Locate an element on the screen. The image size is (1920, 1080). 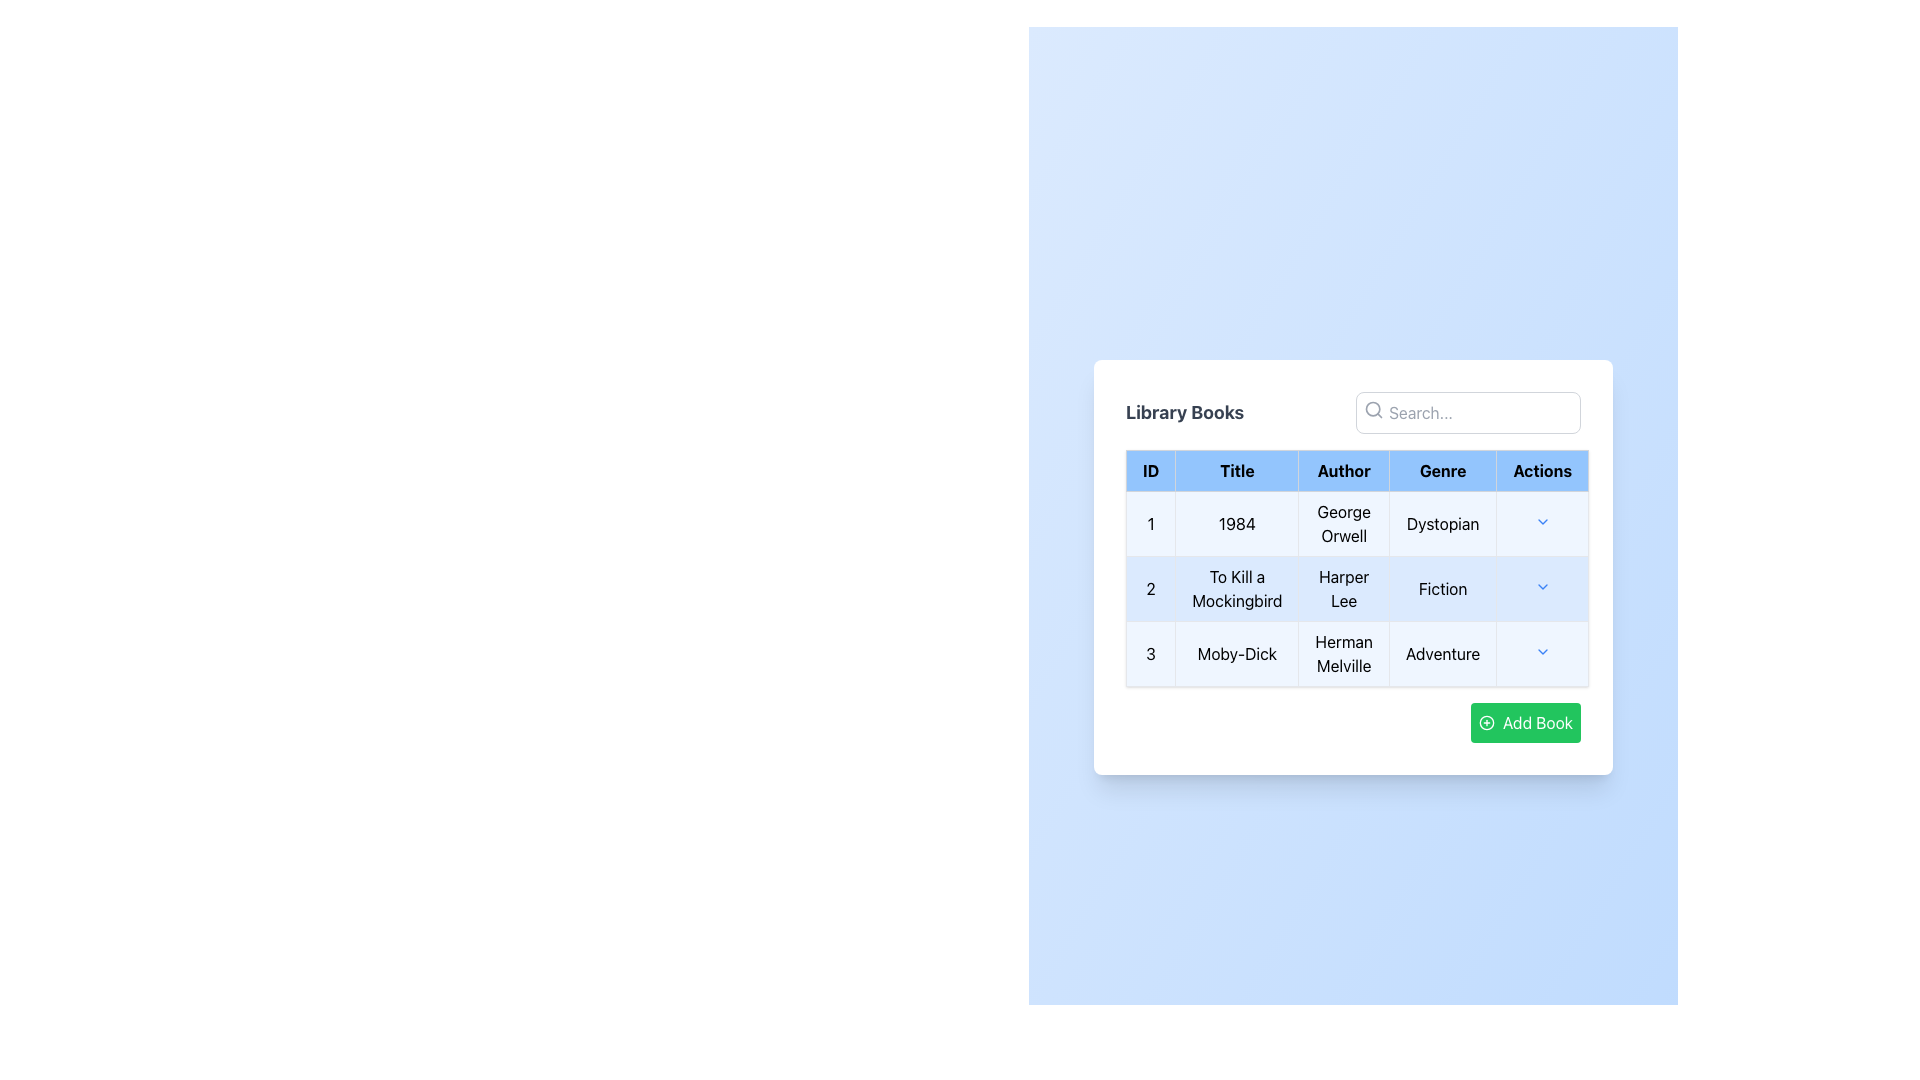
the circular SVG graphical component that forms the lens of the magnifying glass icon in the Library Books section is located at coordinates (1372, 407).